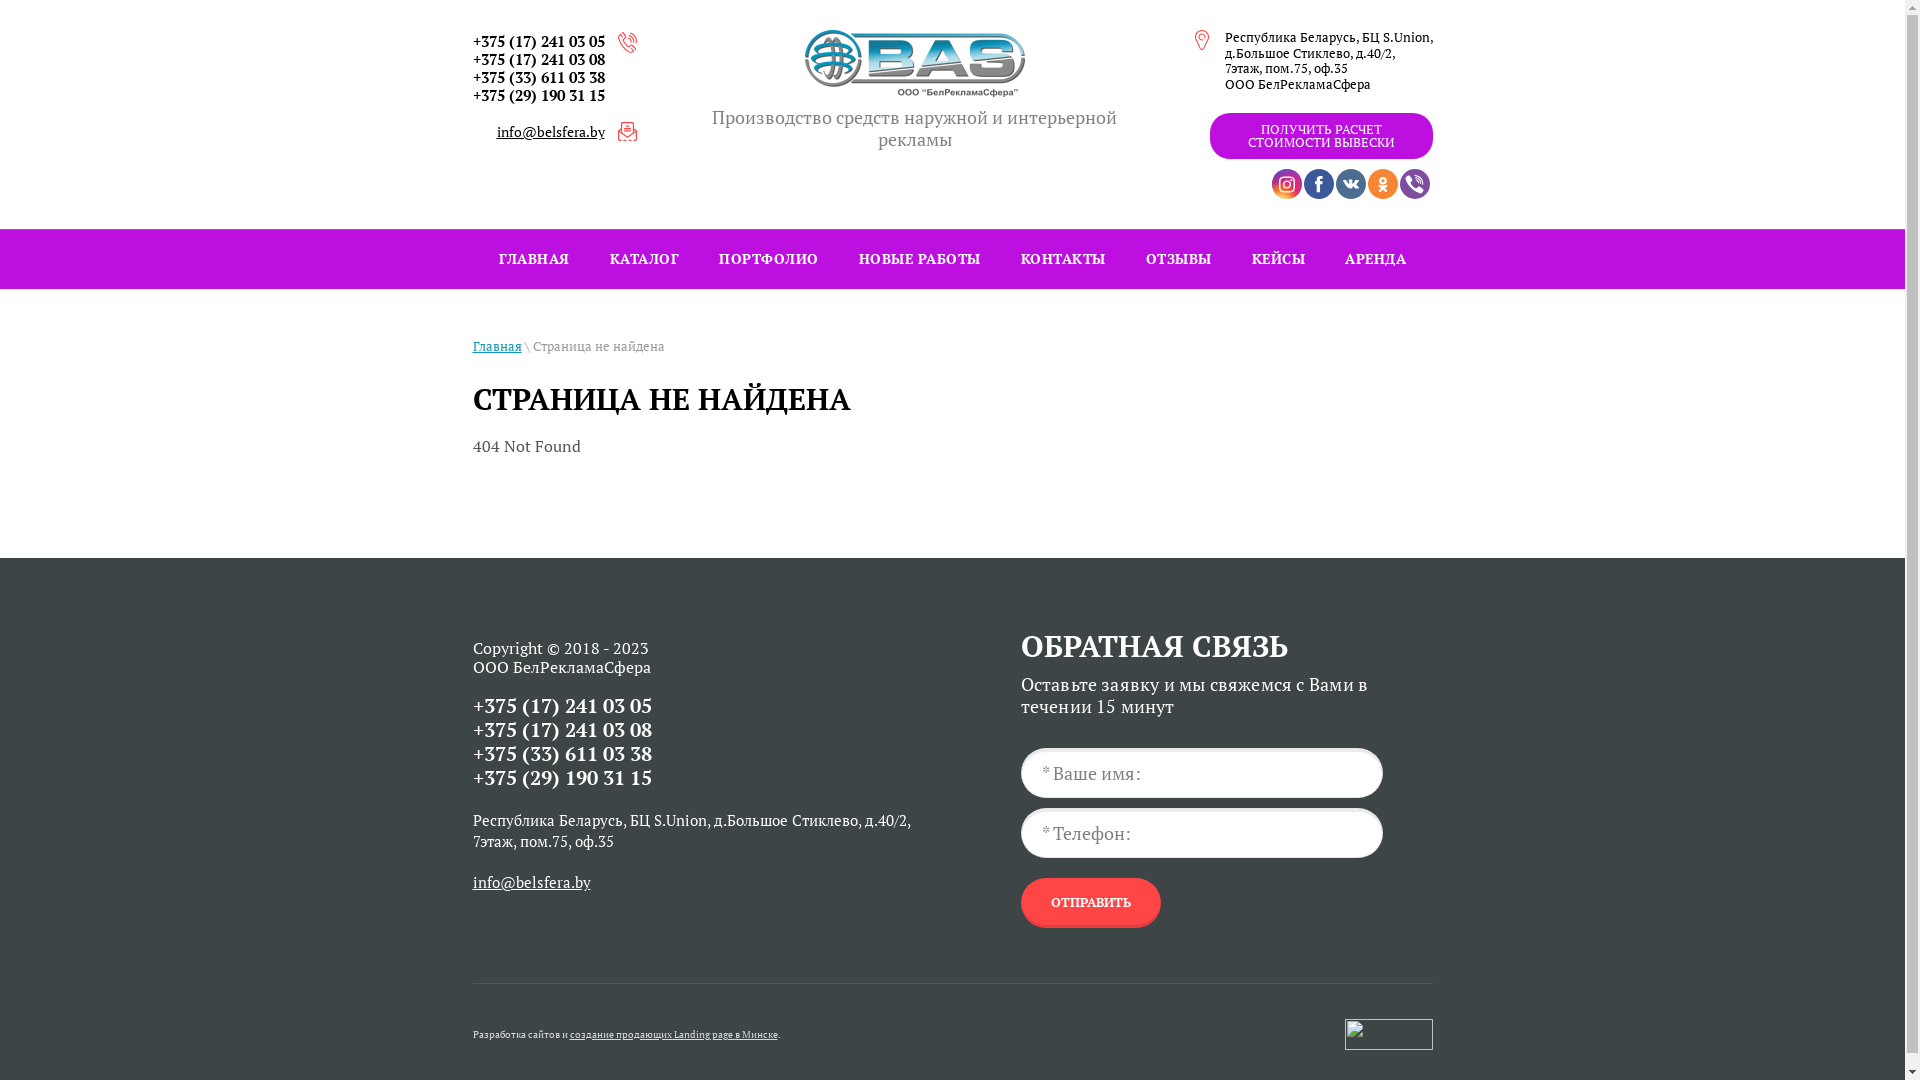  I want to click on '+375 (33) 611 03 38', so click(537, 76).